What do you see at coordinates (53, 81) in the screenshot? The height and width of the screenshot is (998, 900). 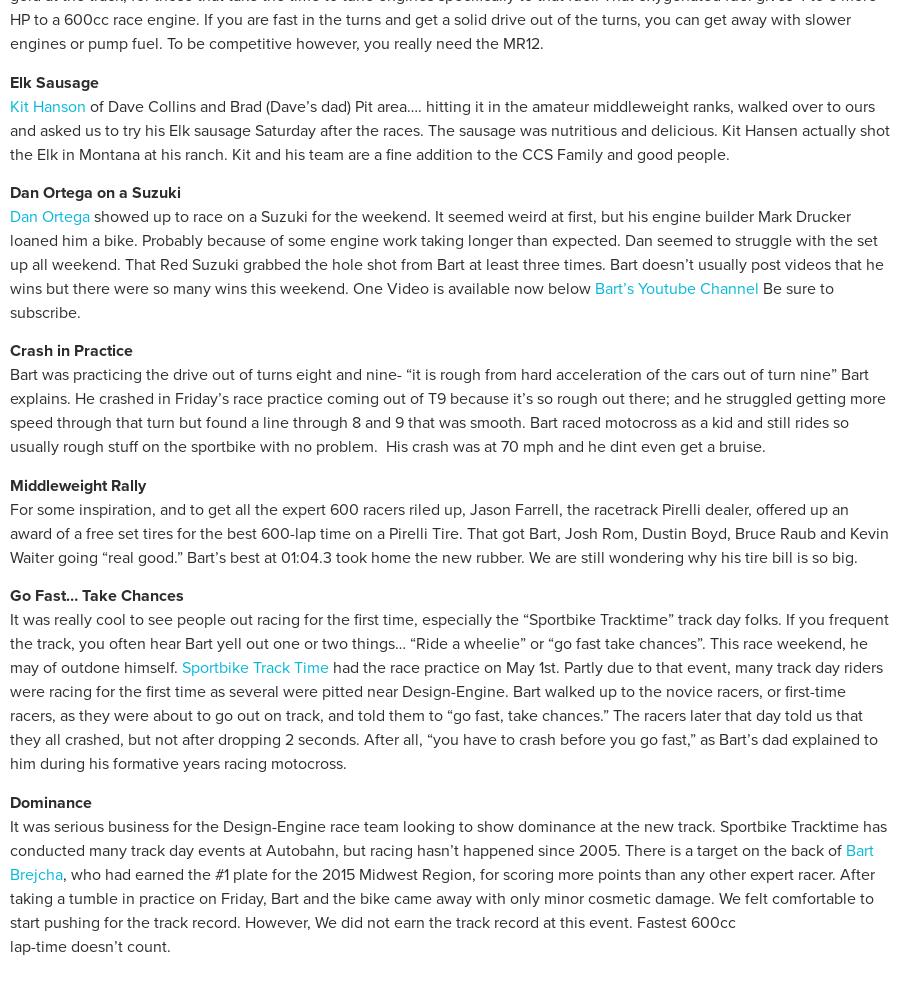 I see `'Elk Sausage'` at bounding box center [53, 81].